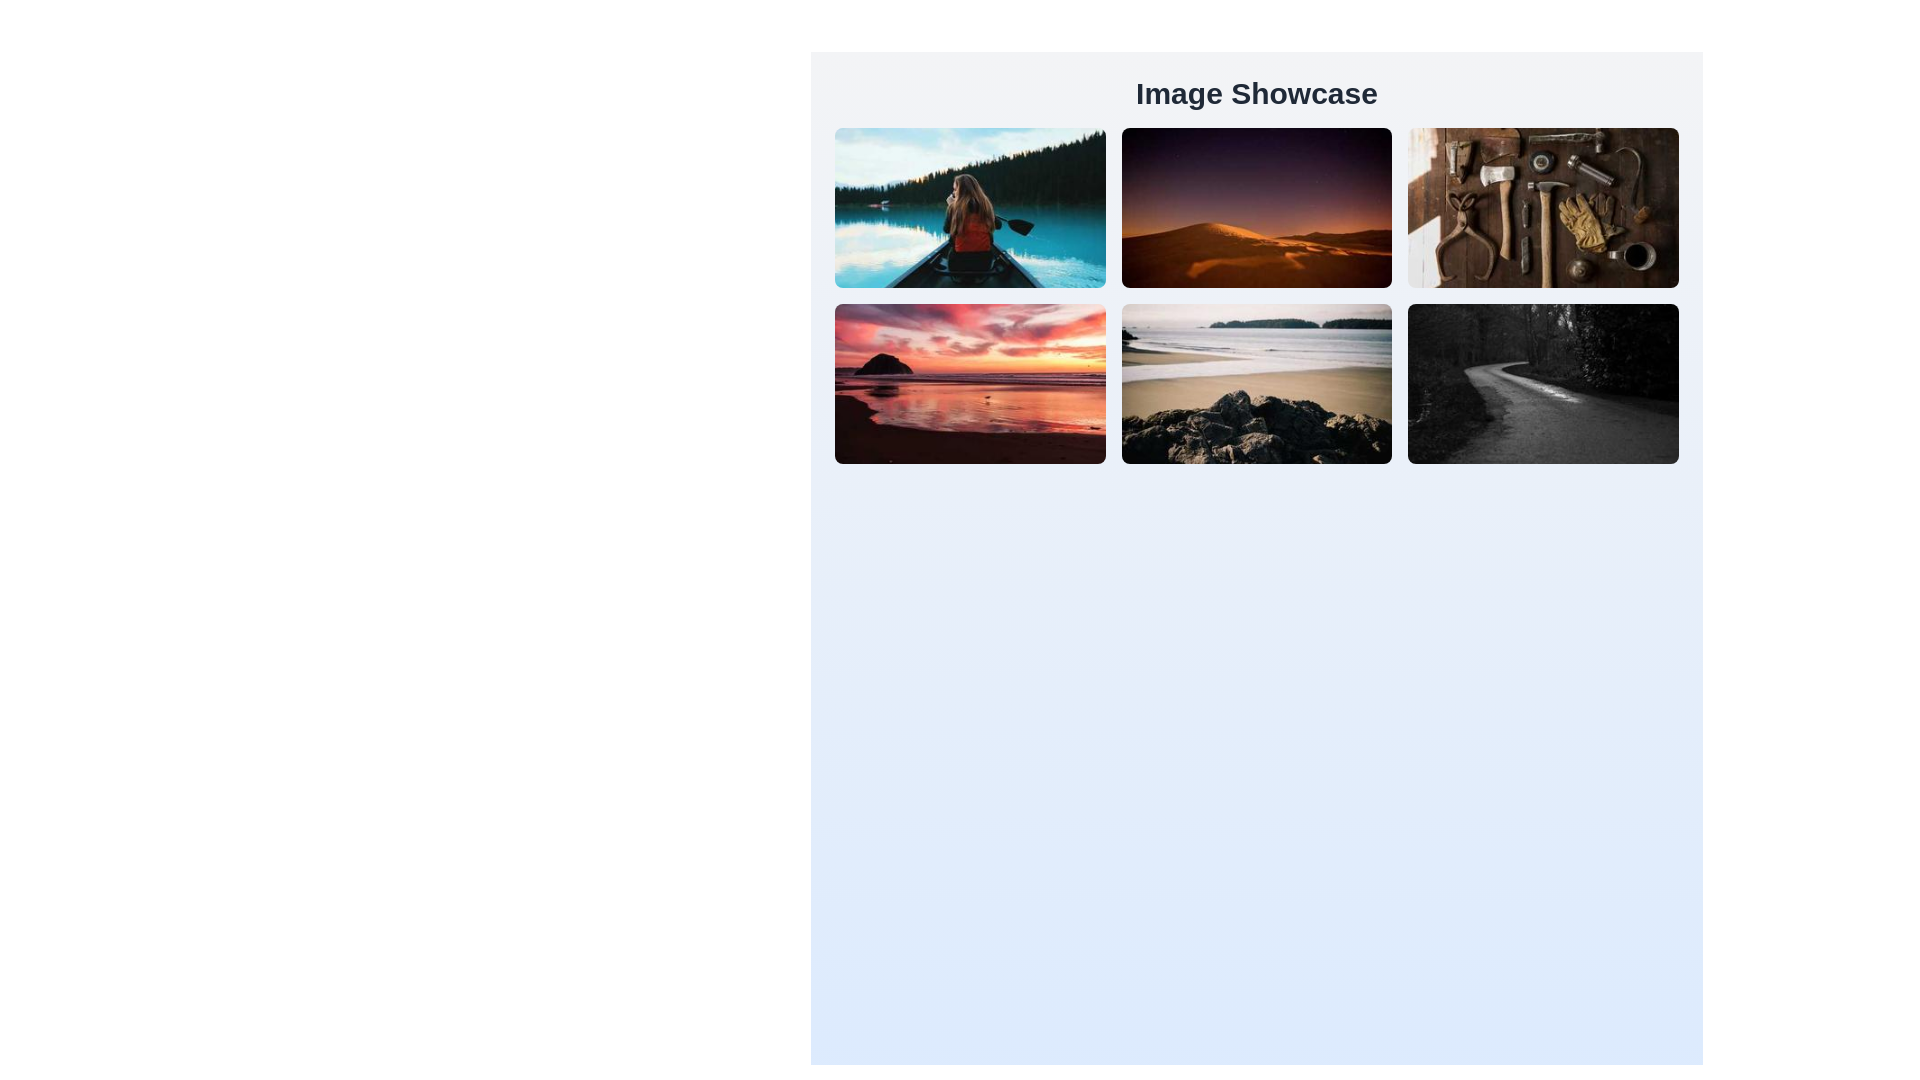  I want to click on the image of tools and accessories located in the top-right corner of the grid layout under 'Image Showcase' to enlarge it, so click(1542, 208).